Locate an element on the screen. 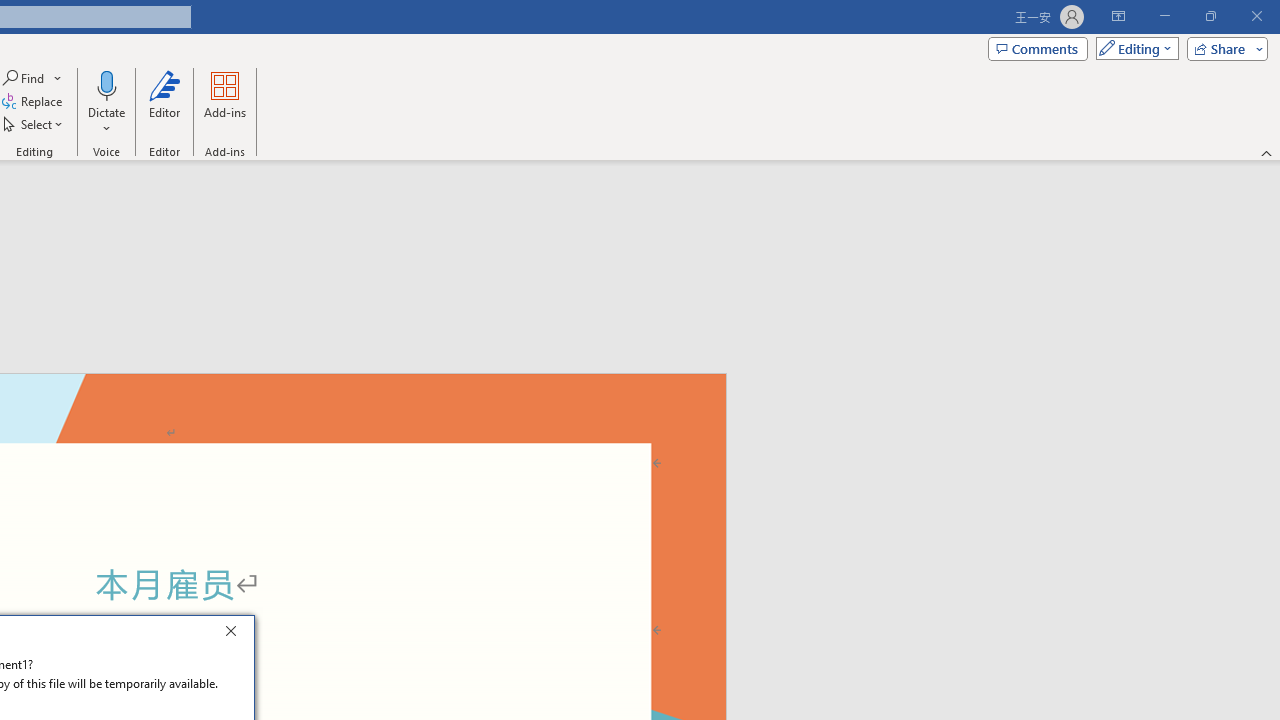  'Mode' is located at coordinates (1133, 47).